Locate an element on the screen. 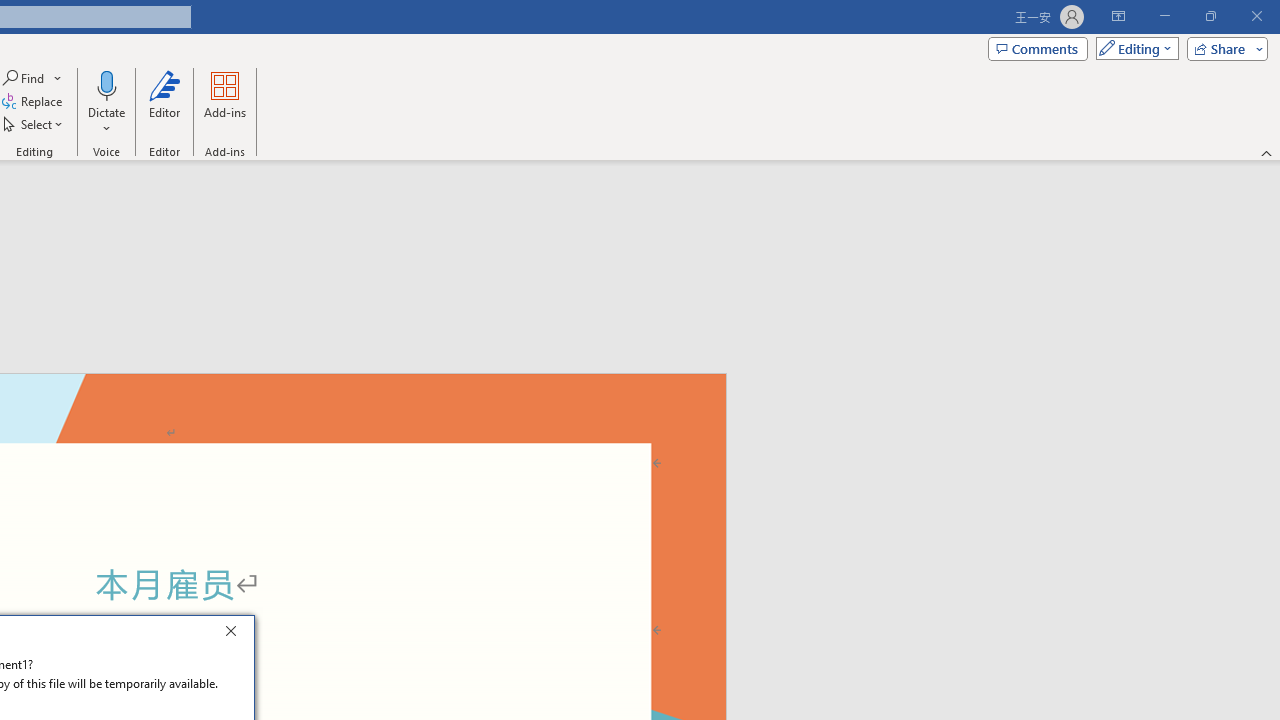  'Mode' is located at coordinates (1133, 47).